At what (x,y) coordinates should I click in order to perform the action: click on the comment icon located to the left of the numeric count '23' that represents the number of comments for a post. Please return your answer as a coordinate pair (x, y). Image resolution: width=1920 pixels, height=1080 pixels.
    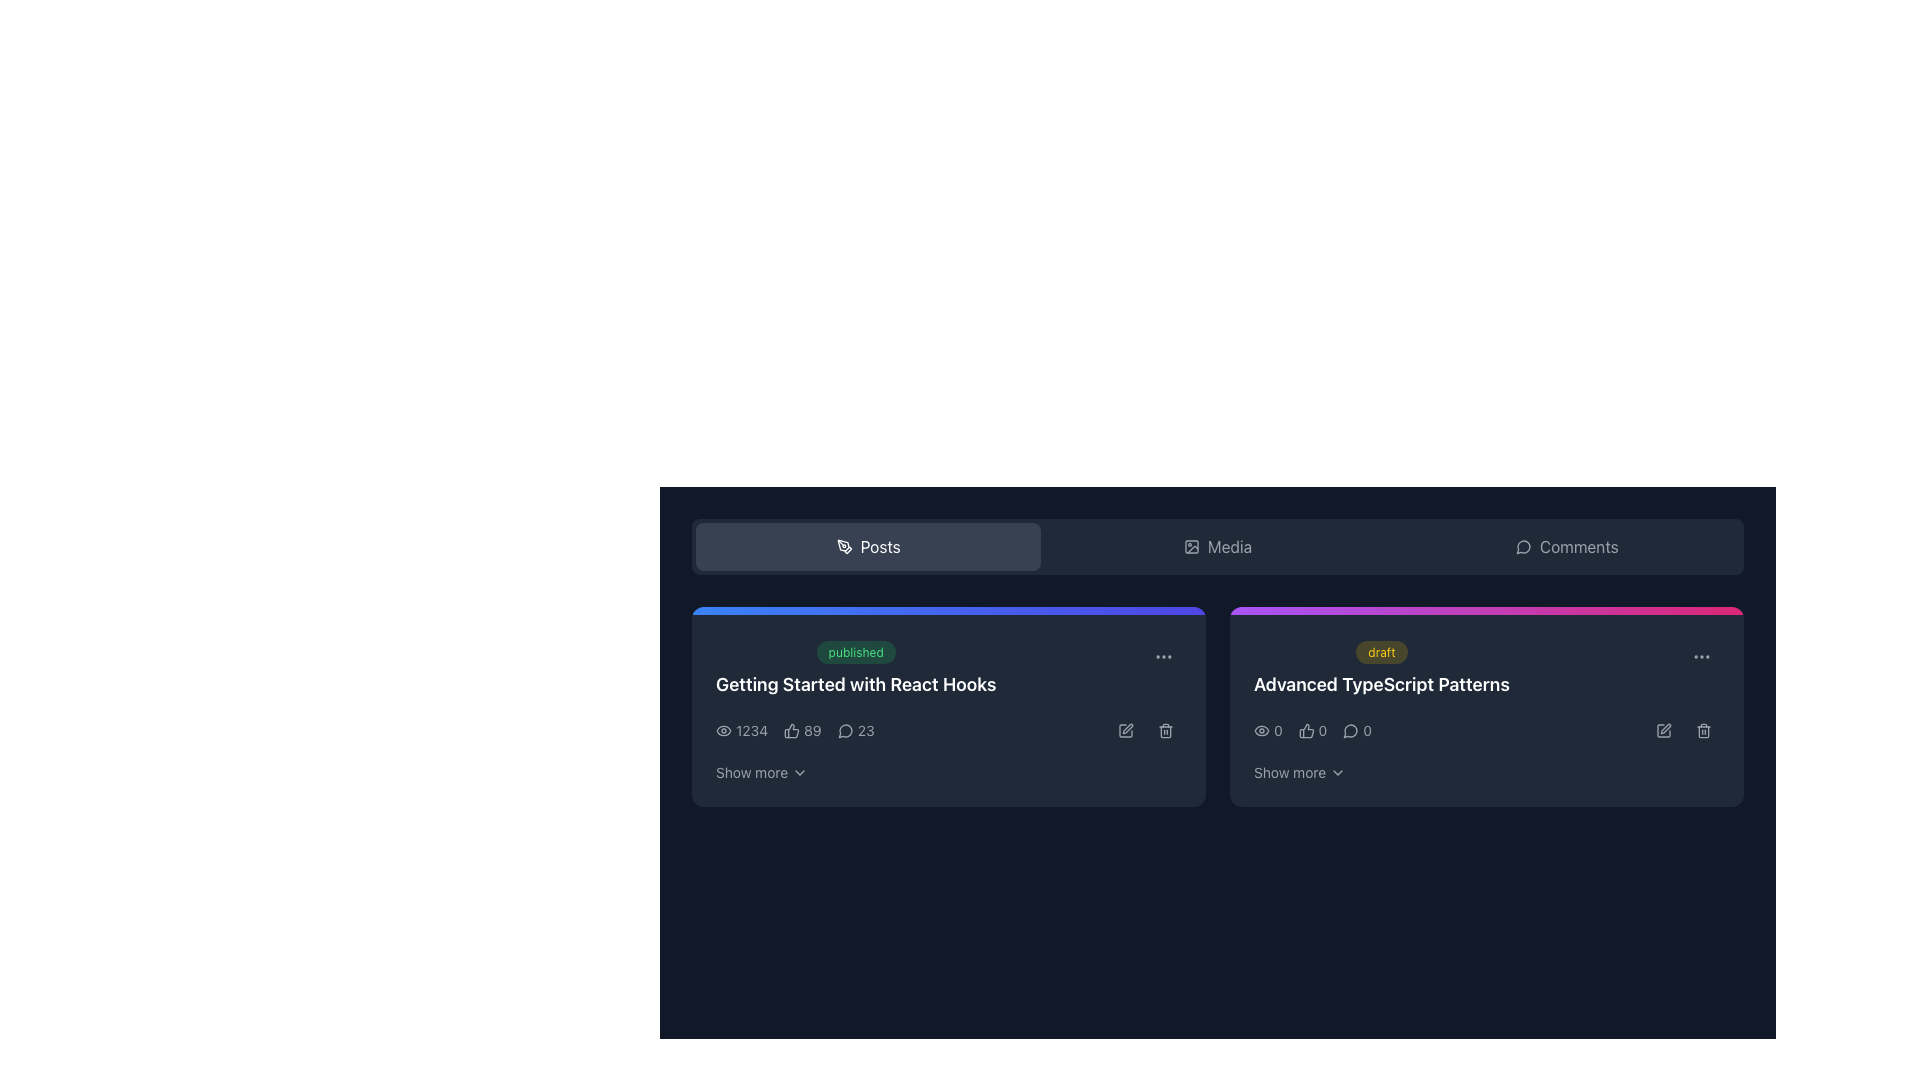
    Looking at the image, I should click on (845, 731).